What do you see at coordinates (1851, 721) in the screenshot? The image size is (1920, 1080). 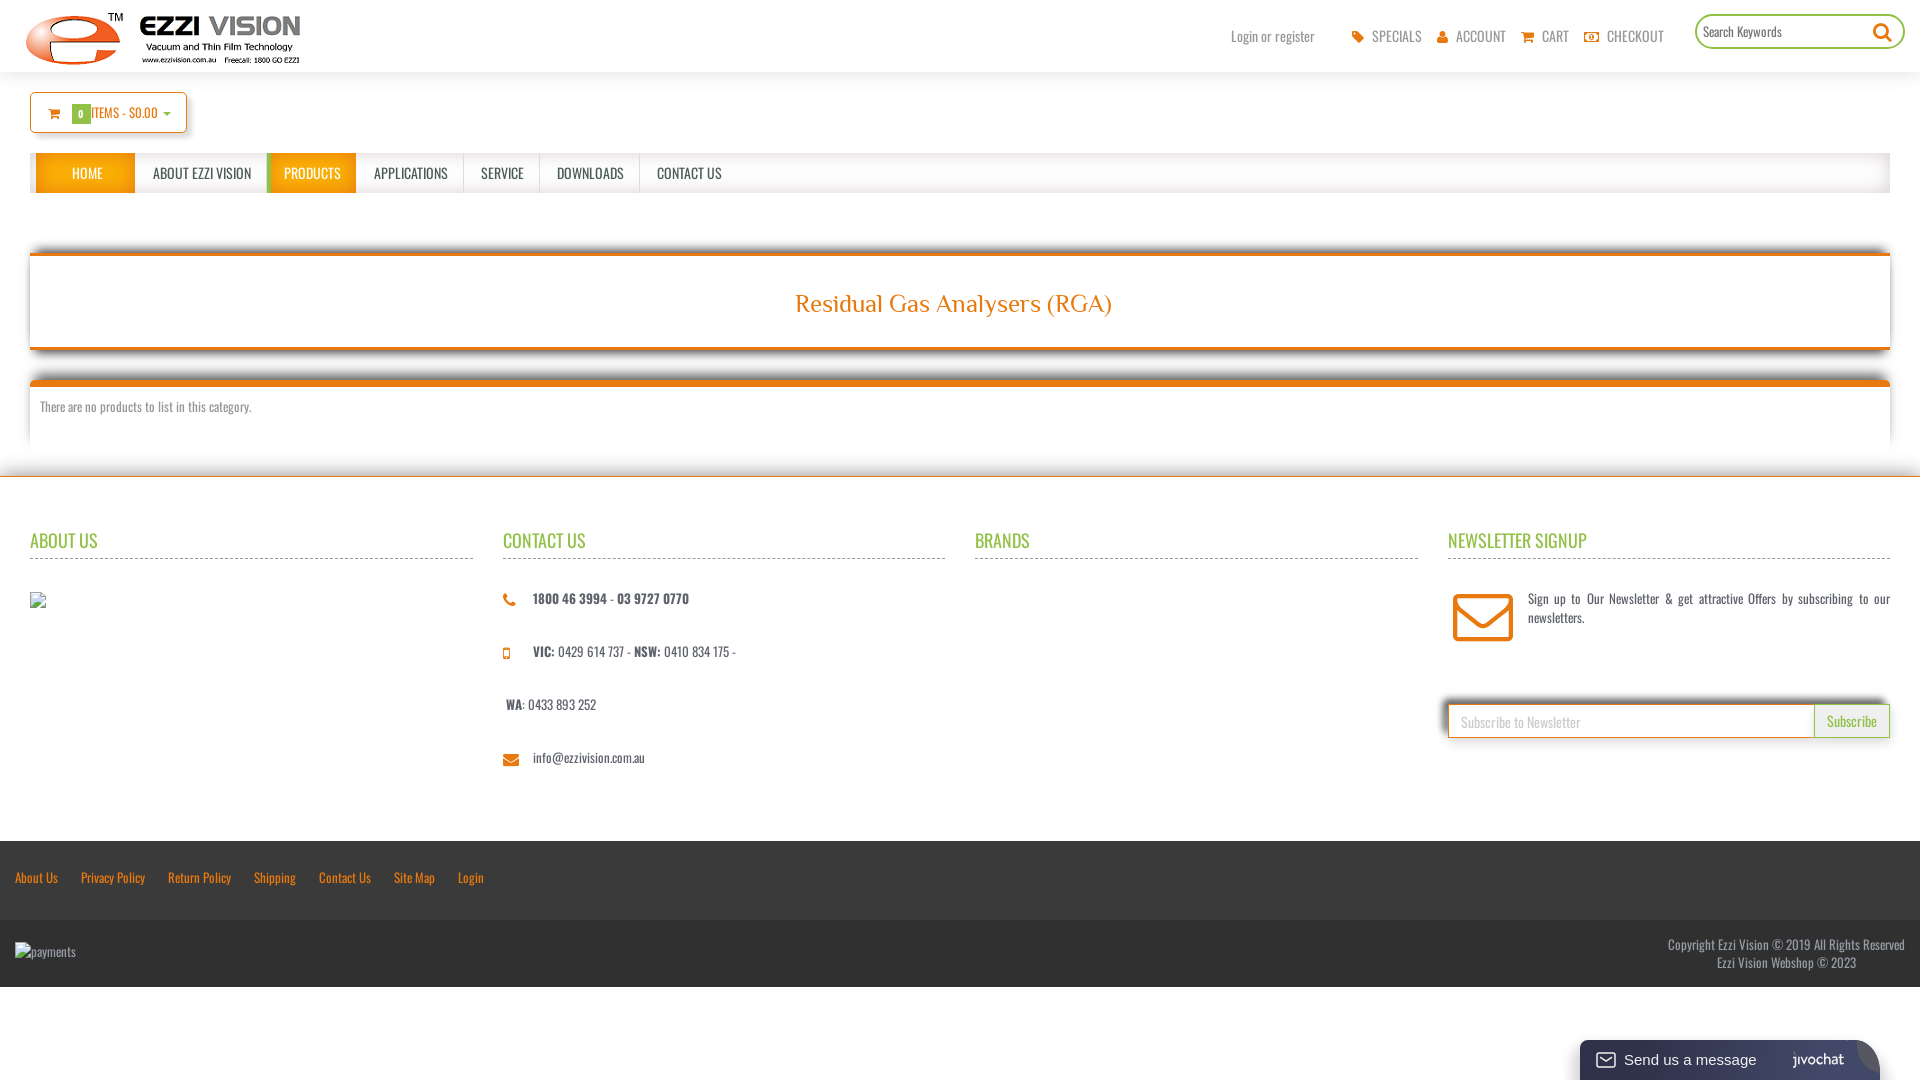 I see `'Subscribe'` at bounding box center [1851, 721].